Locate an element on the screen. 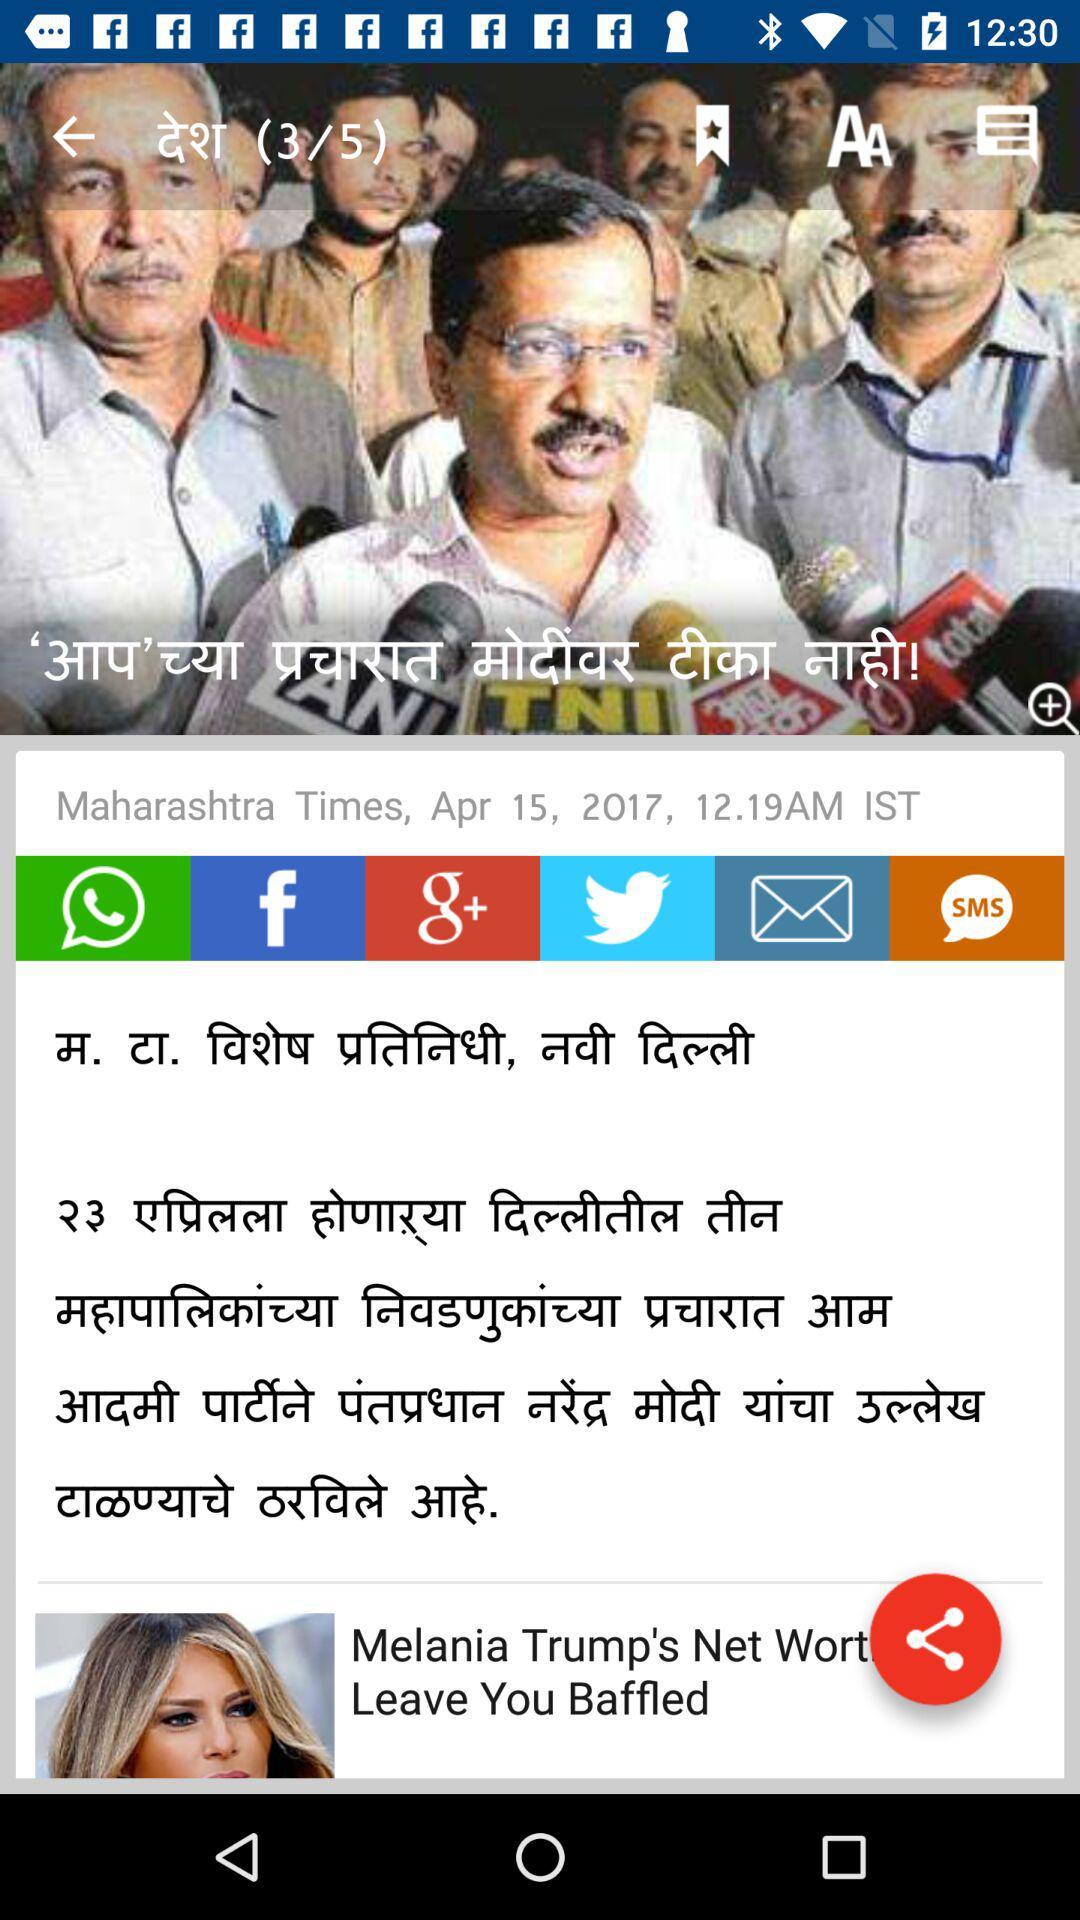  google is located at coordinates (452, 907).